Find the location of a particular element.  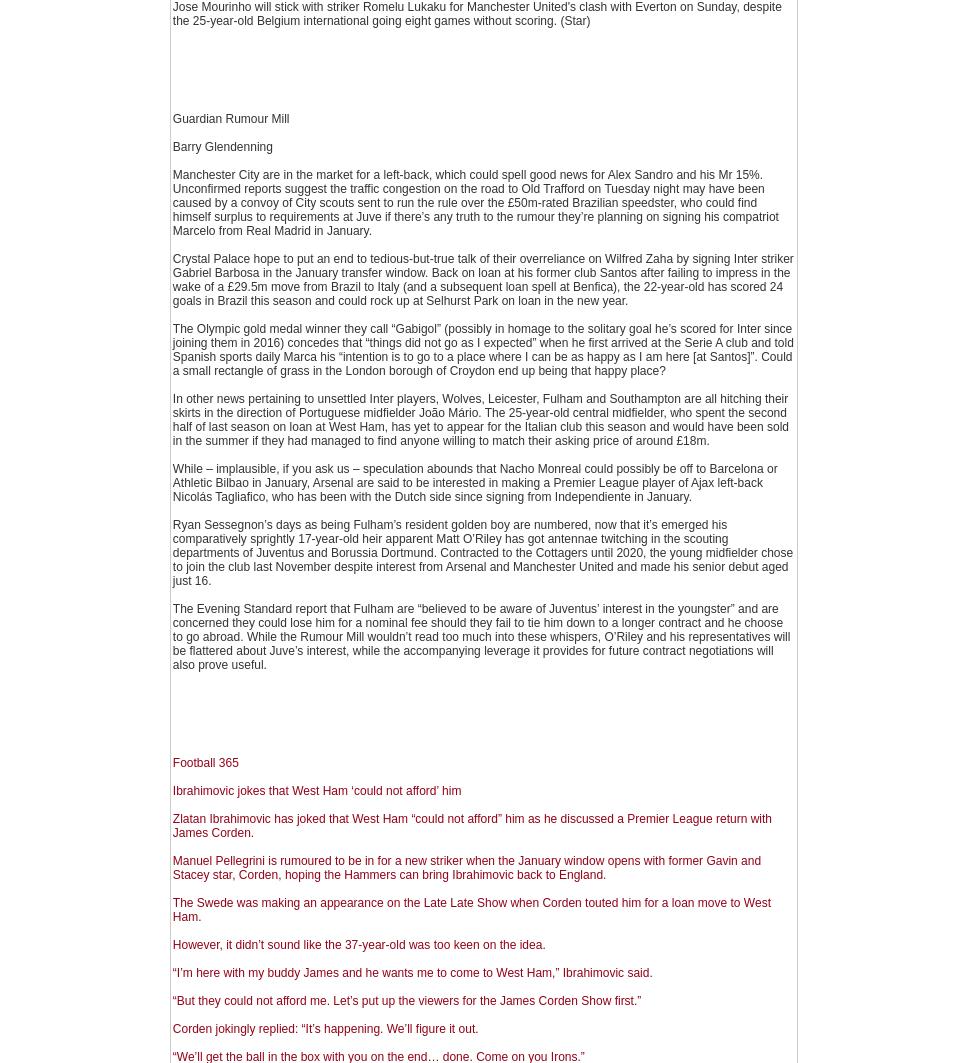

'Ryan Sessegnon’s days as being Fulham’s resident golden boy are numbered, now that it’s emerged his comparatively sprightly 17-year-old heir apparent Matt O’Riley has got antennae twitching in the scouting departments of Juventus and Borussia Dortmund. Contracted to the Cottagers until 2020, the young midfielder chose to join the club last November despite interest from Arsenal and Manchester United and made his senior debut aged just 16.' is located at coordinates (171, 551).